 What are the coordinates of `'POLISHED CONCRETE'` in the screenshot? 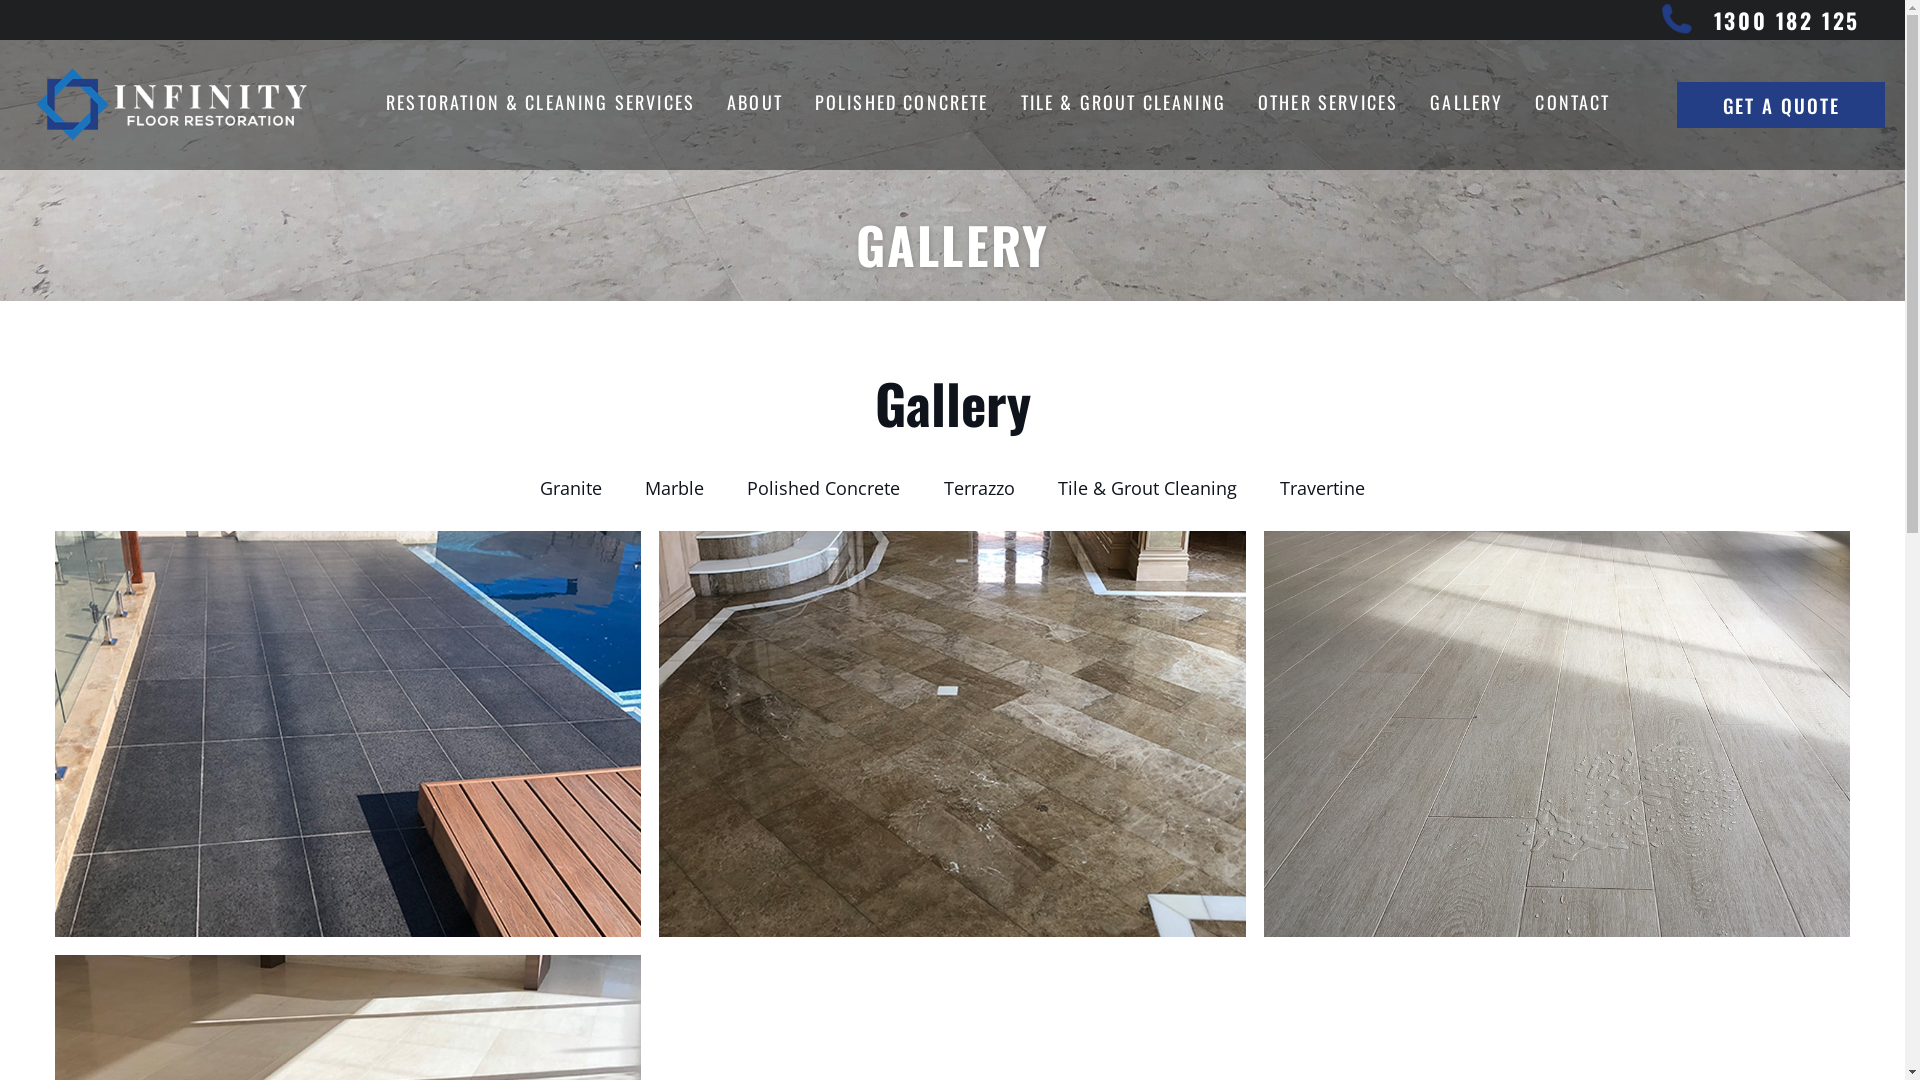 It's located at (901, 104).